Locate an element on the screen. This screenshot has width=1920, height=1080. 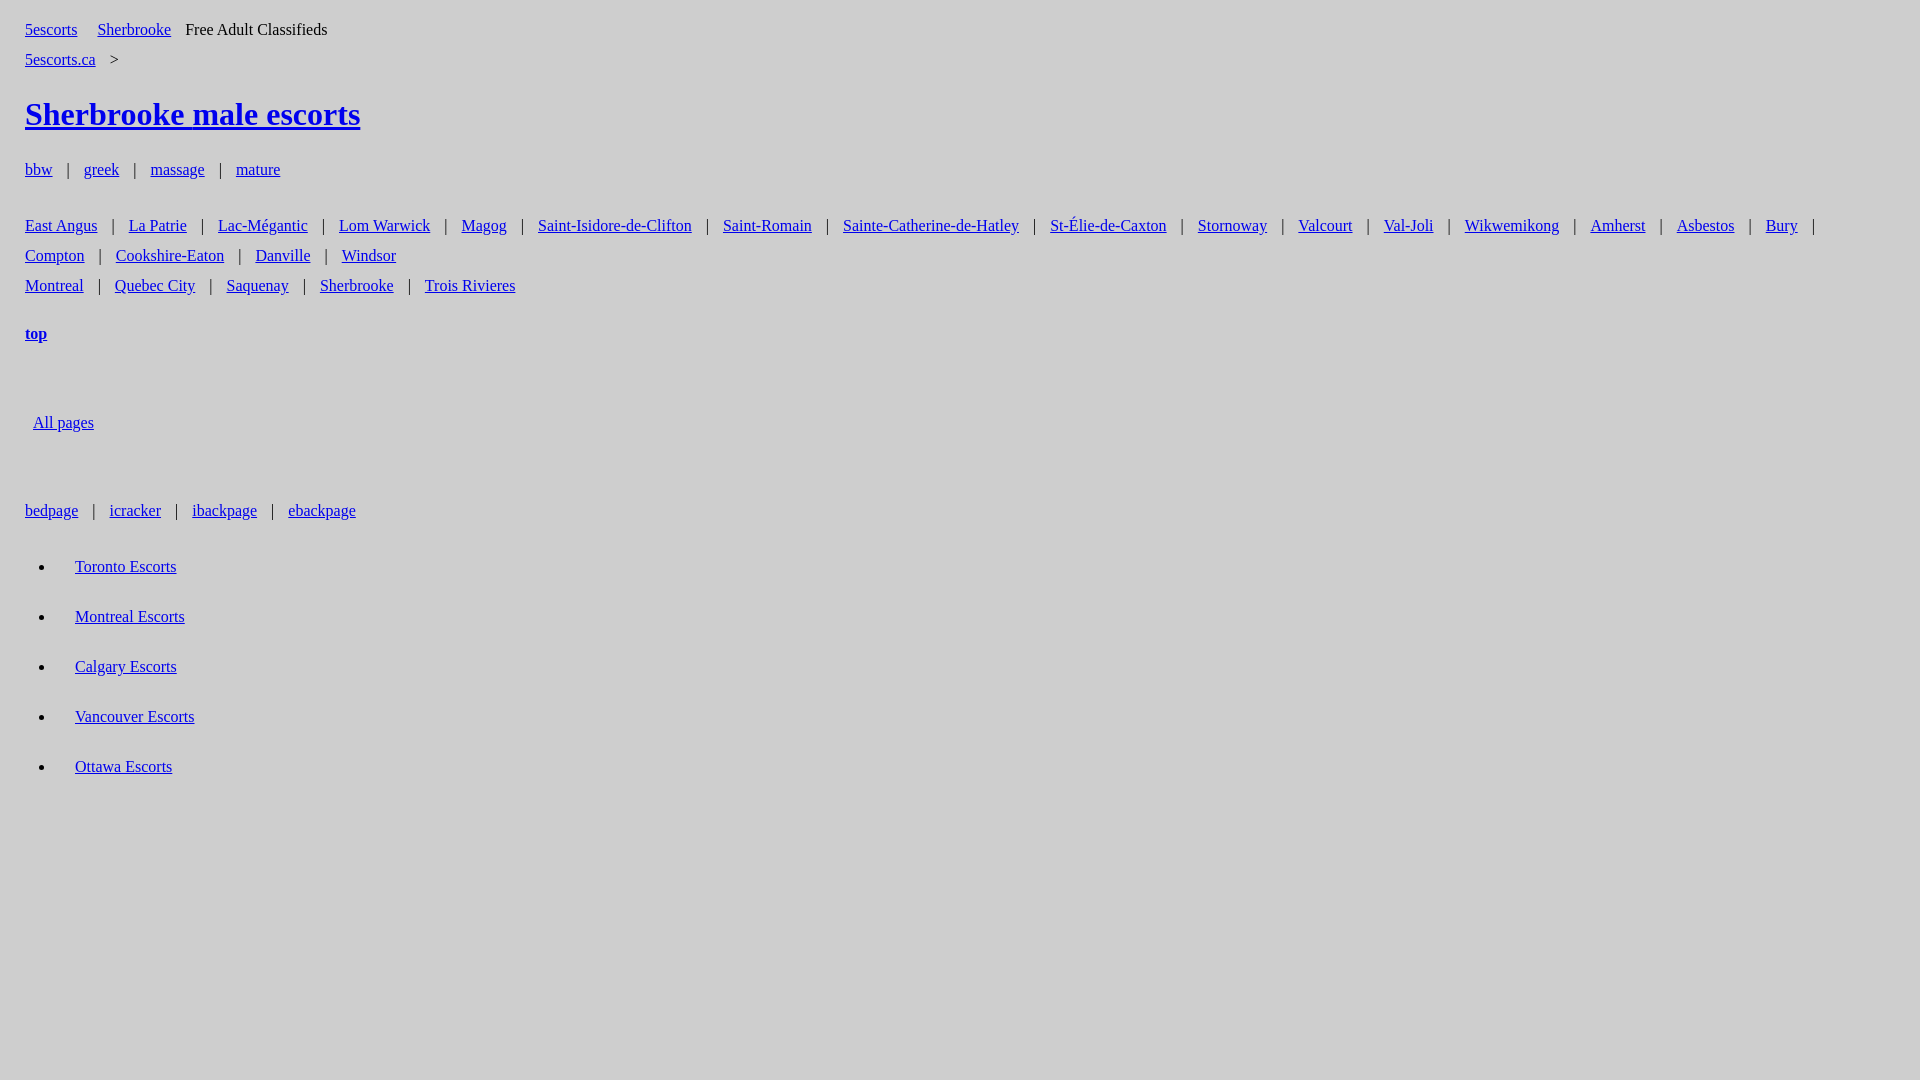
'Valcourt' is located at coordinates (1287, 225).